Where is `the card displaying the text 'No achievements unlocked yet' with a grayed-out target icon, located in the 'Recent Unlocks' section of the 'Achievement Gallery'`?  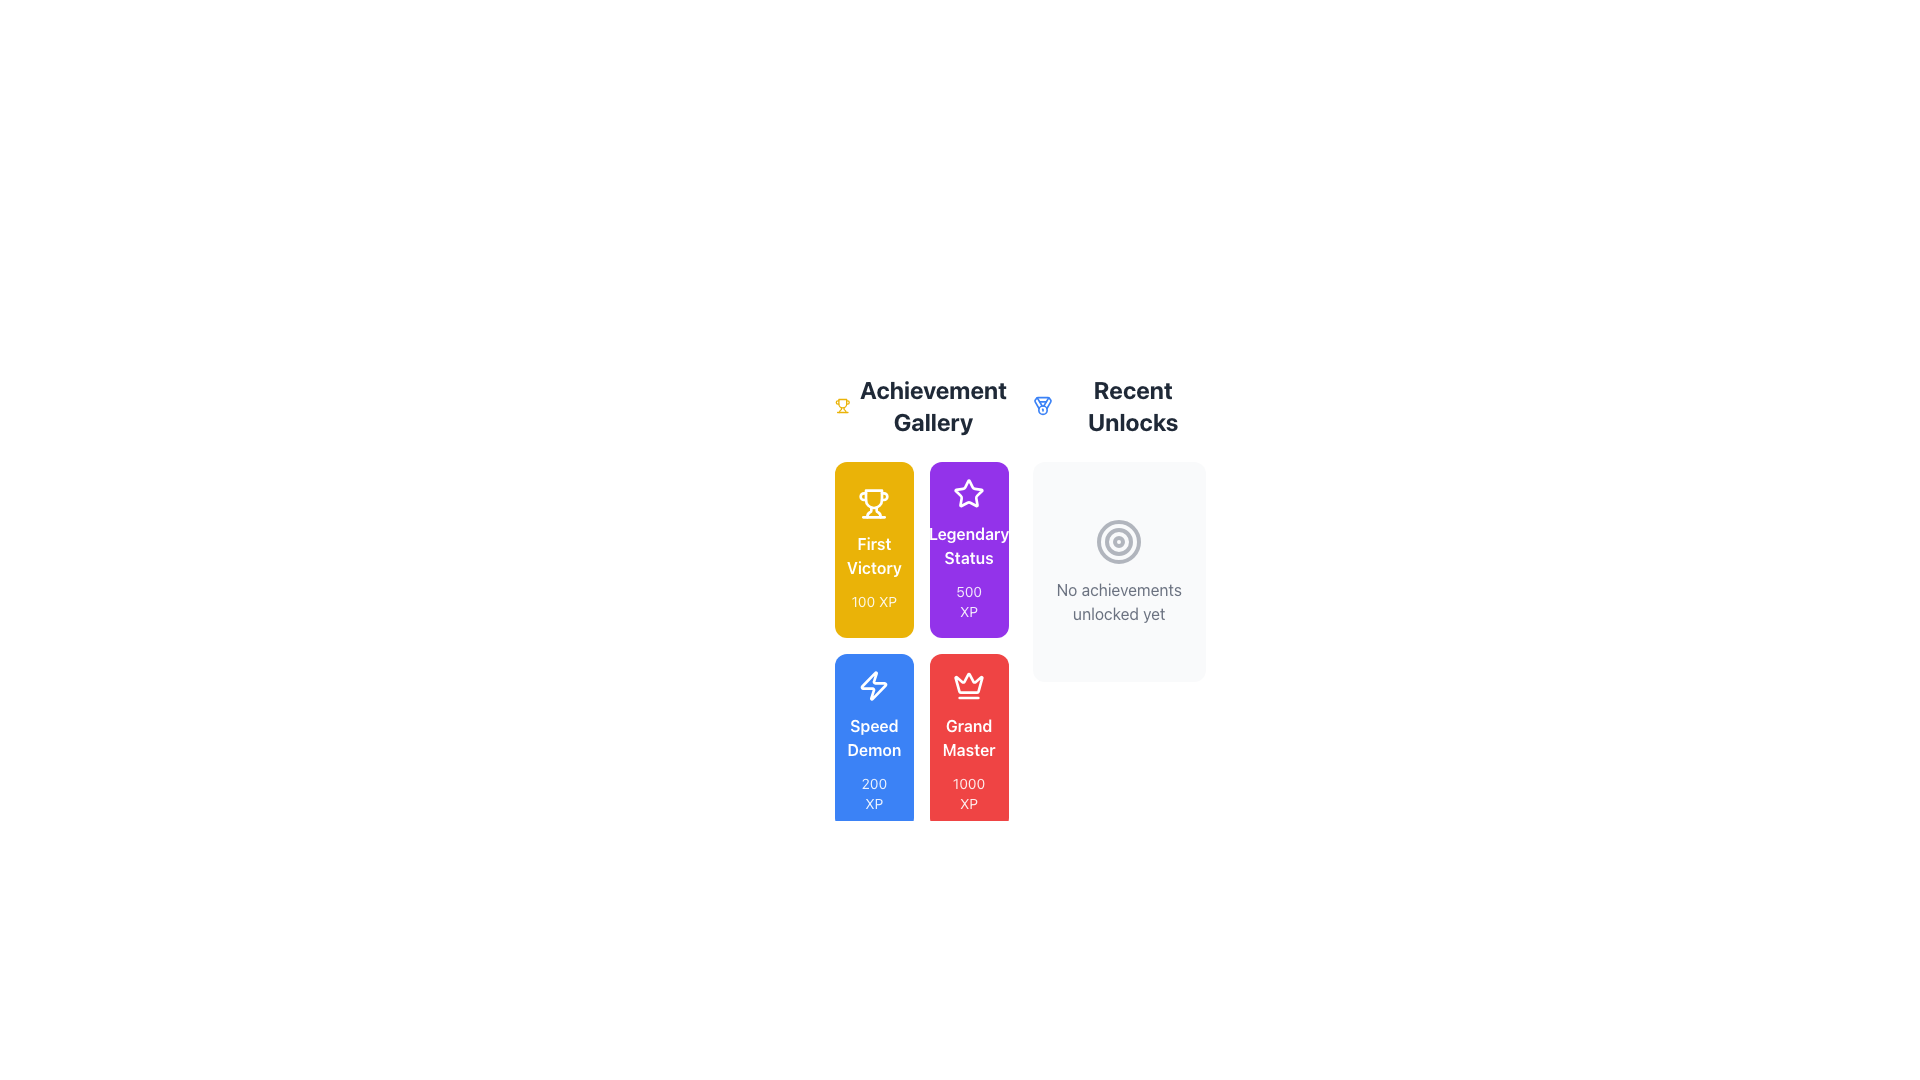 the card displaying the text 'No achievements unlocked yet' with a grayed-out target icon, located in the 'Recent Unlocks' section of the 'Achievement Gallery' is located at coordinates (1118, 571).